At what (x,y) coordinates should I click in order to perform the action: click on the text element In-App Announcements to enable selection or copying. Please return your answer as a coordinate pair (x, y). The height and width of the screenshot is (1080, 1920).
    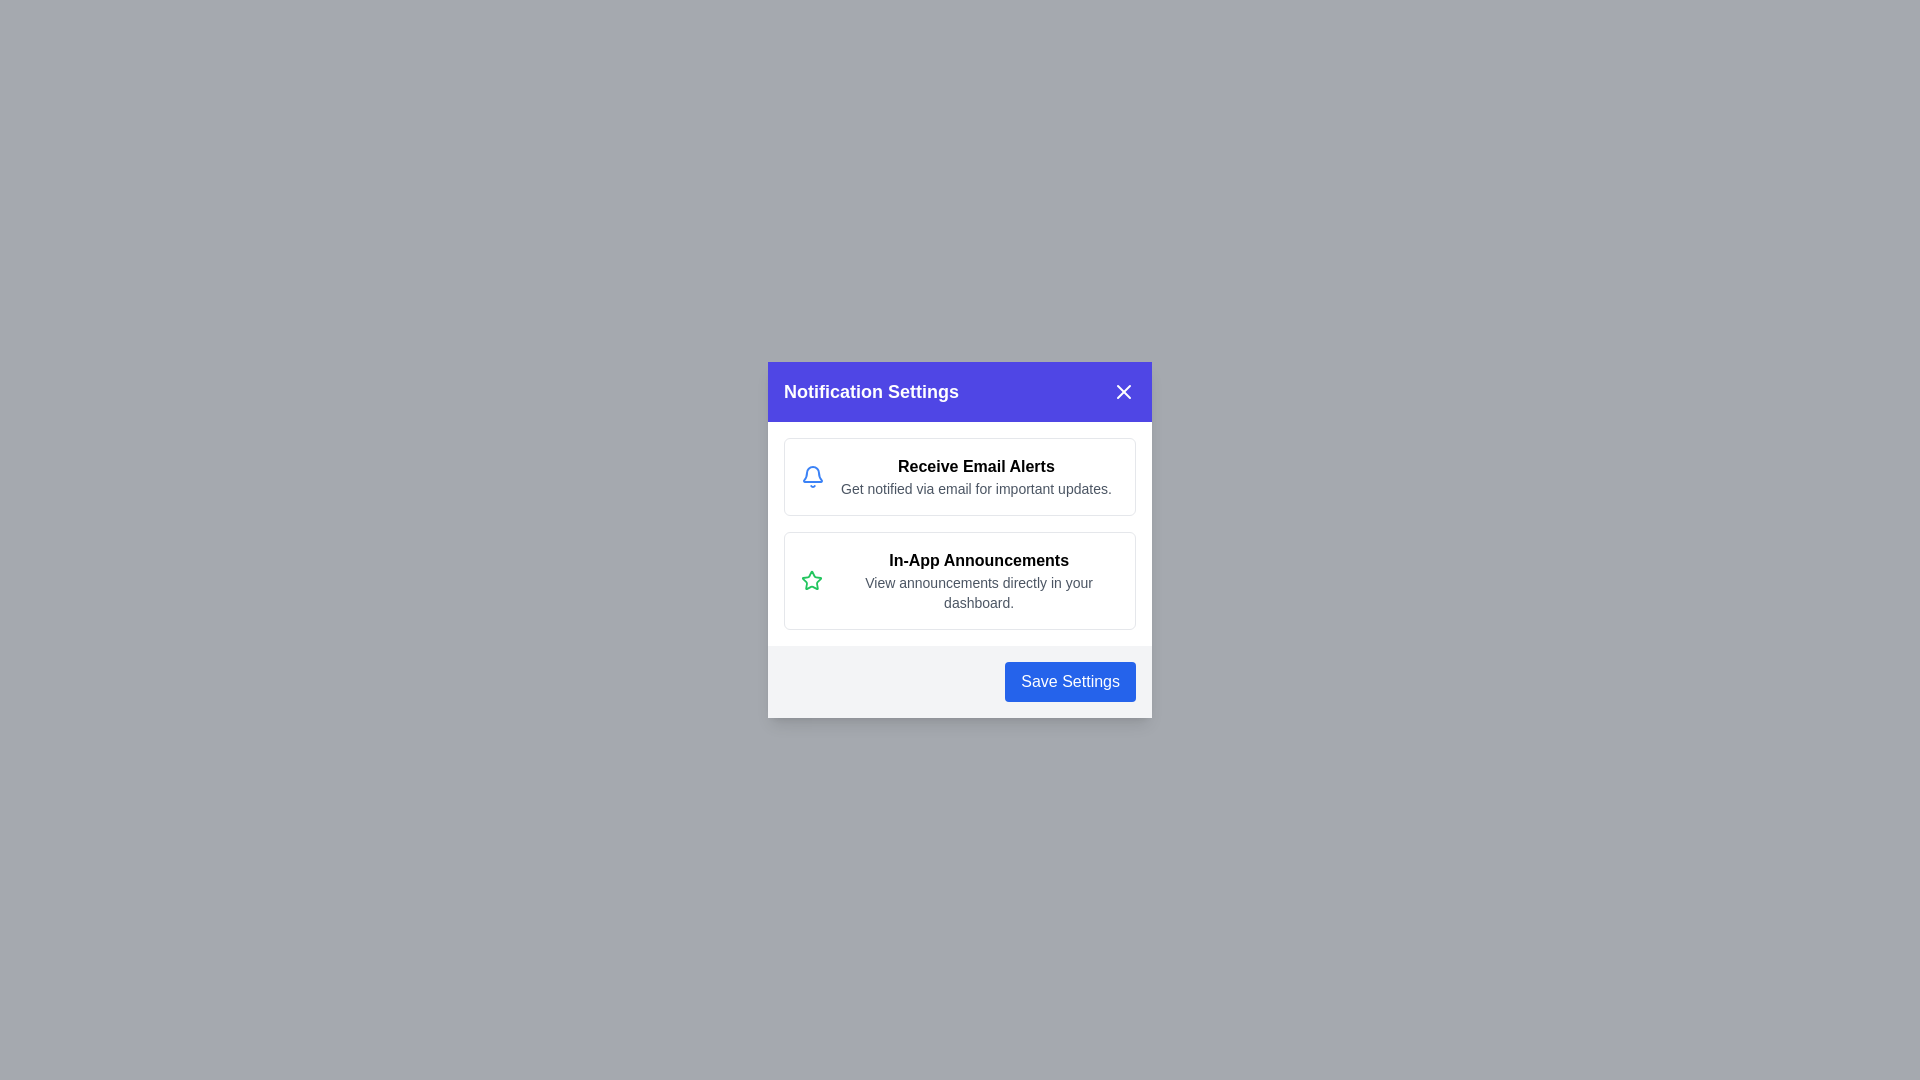
    Looking at the image, I should click on (979, 560).